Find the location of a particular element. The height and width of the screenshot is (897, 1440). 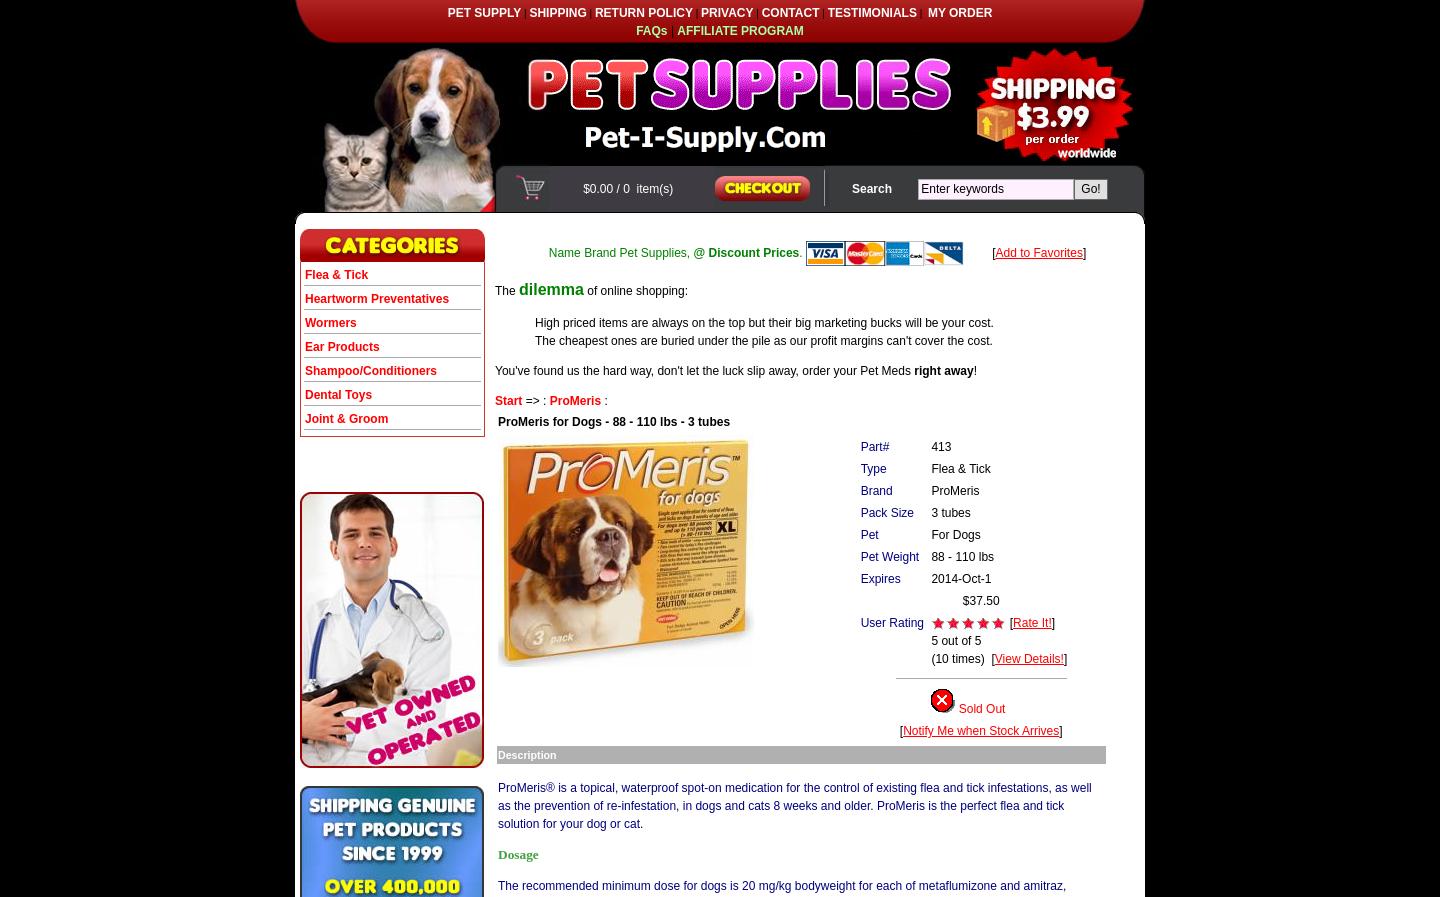

':' is located at coordinates (602, 399).